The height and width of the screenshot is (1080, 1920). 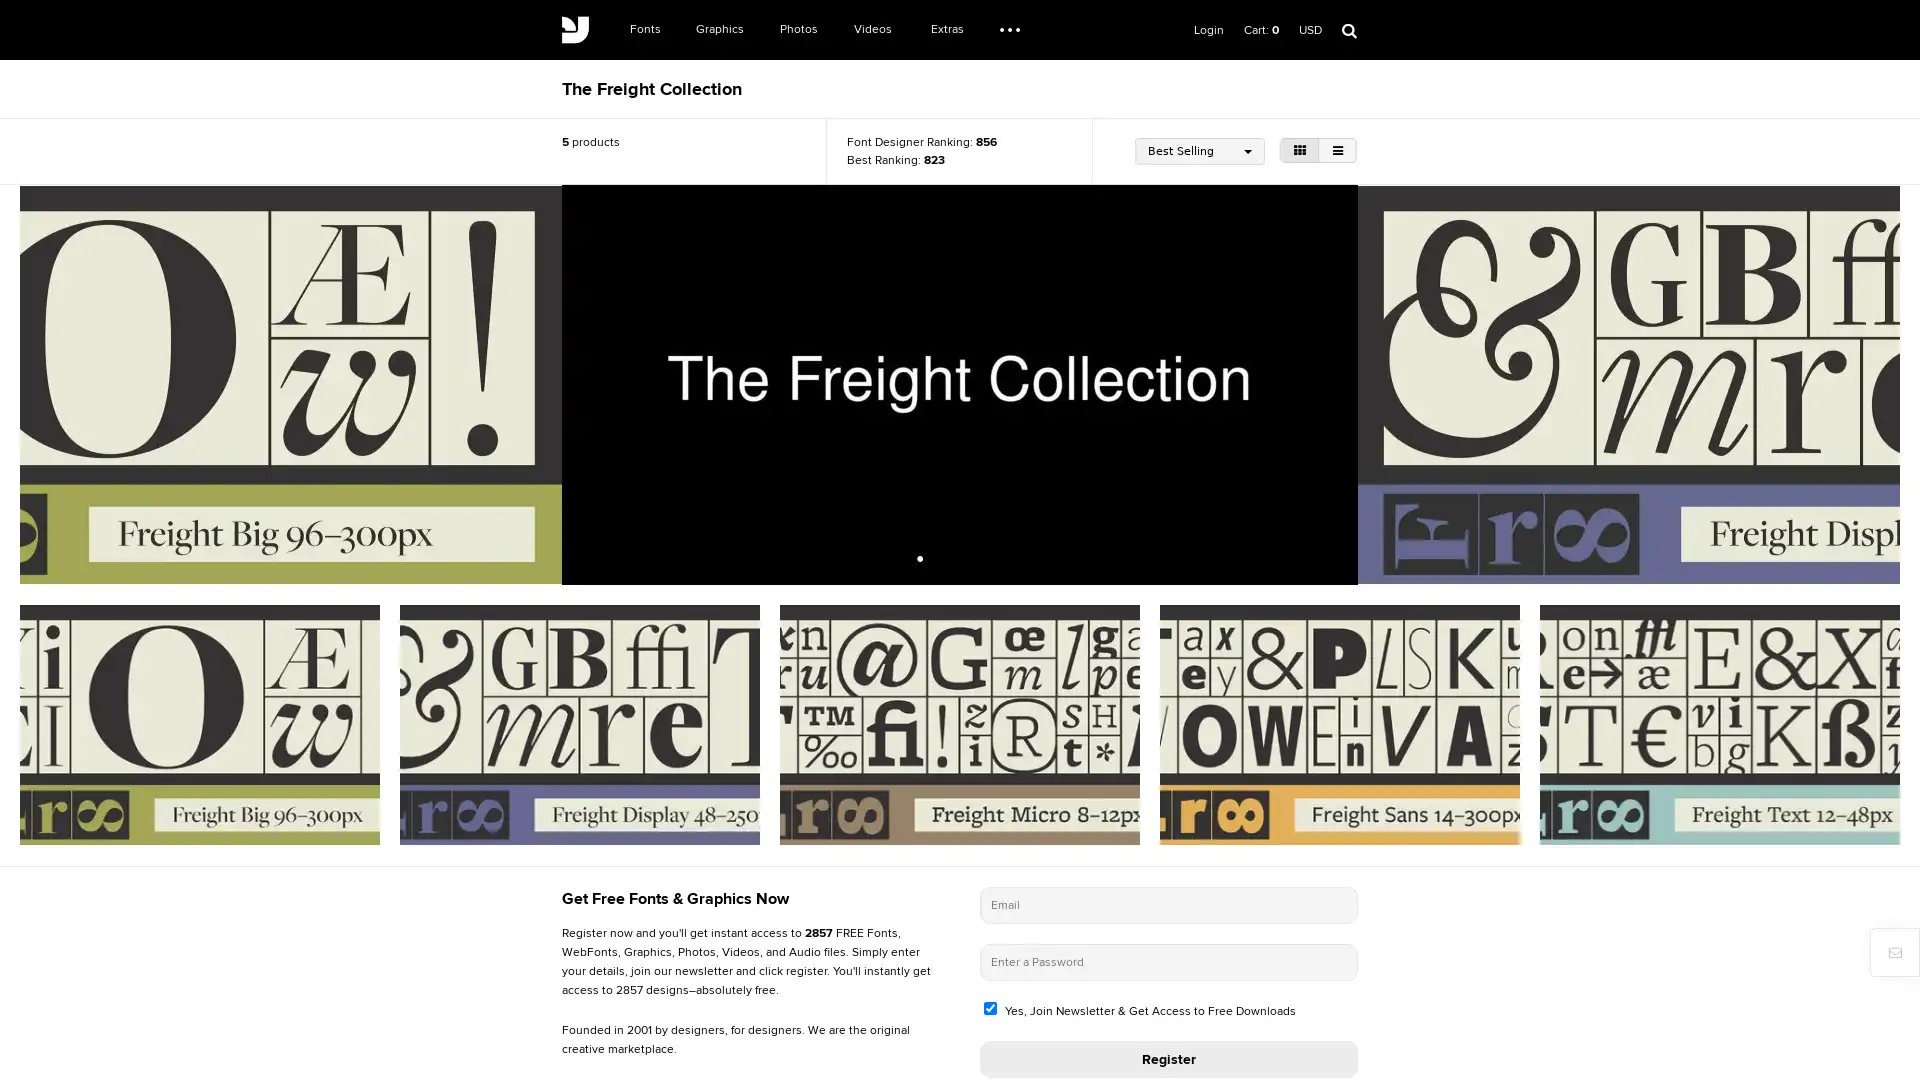 I want to click on Best Selling, so click(x=1200, y=150).